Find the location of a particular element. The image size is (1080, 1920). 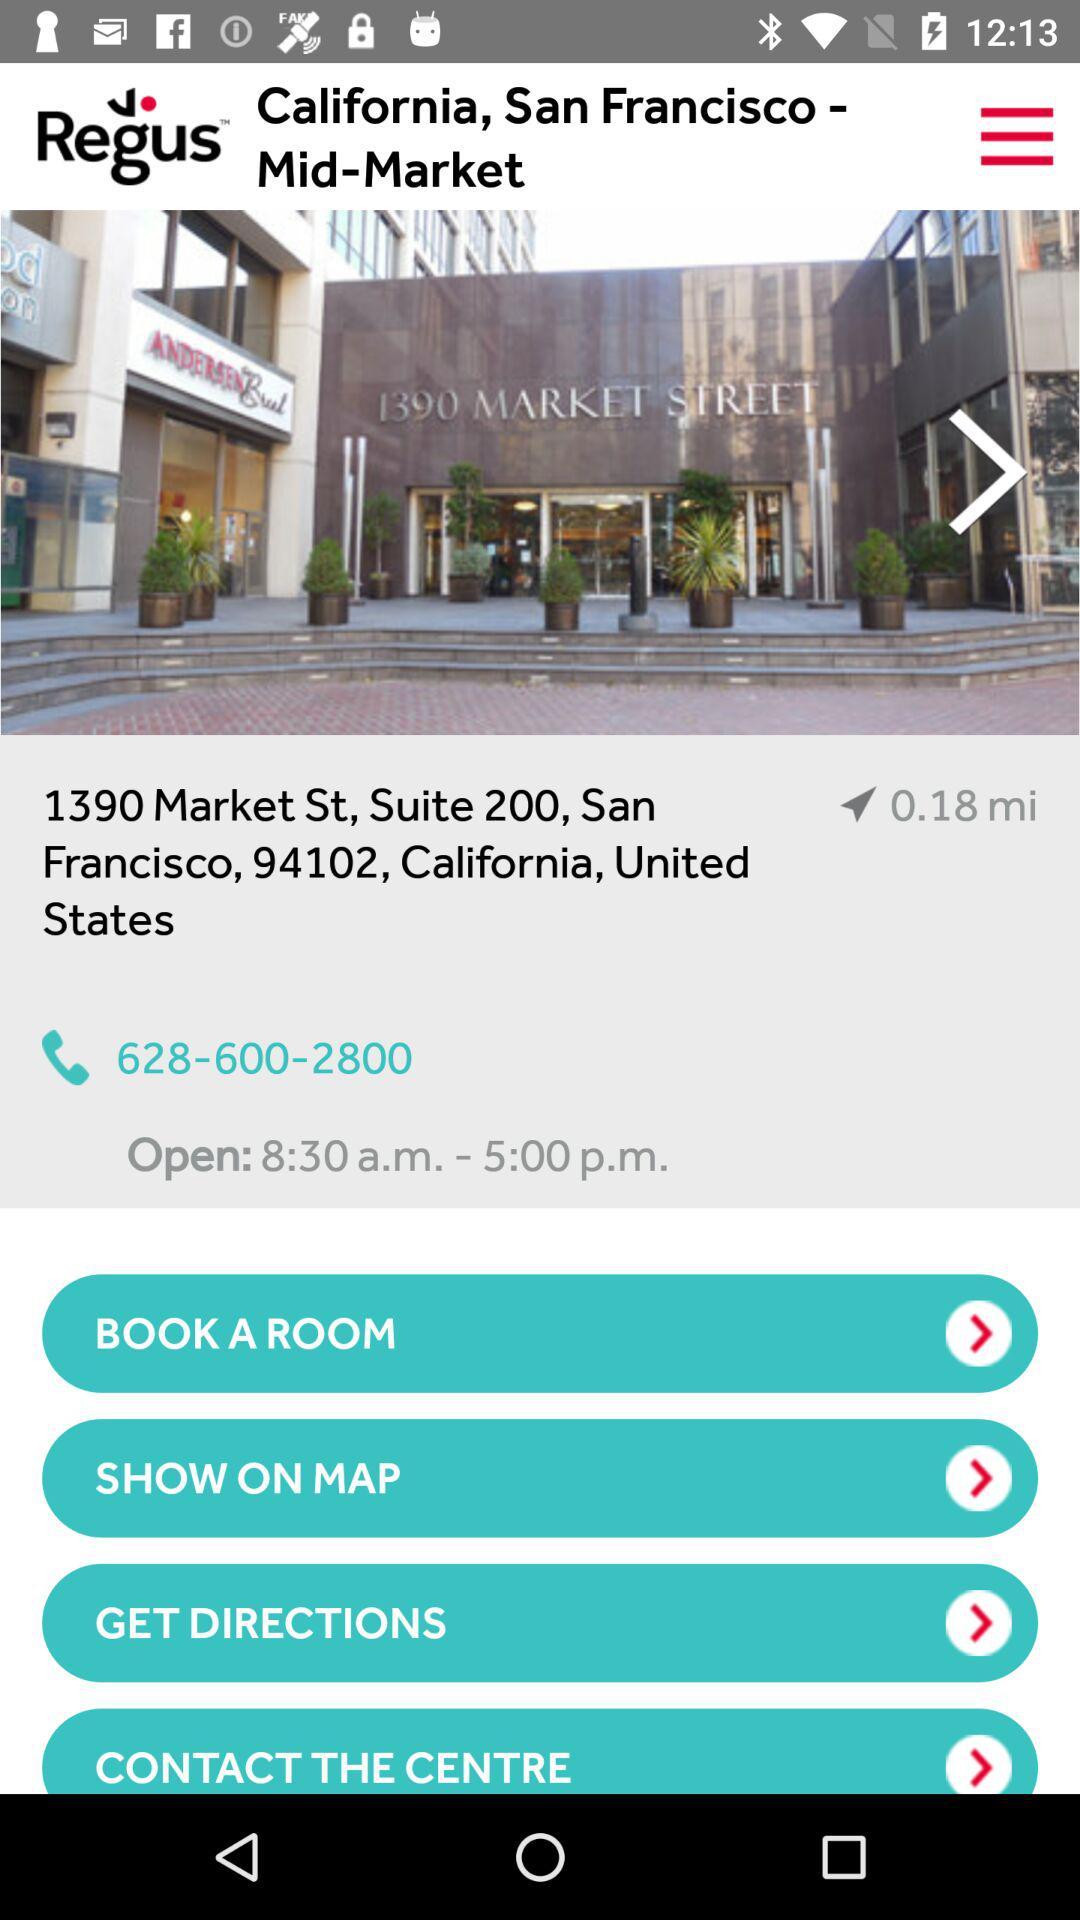

item above get directions item is located at coordinates (540, 1478).